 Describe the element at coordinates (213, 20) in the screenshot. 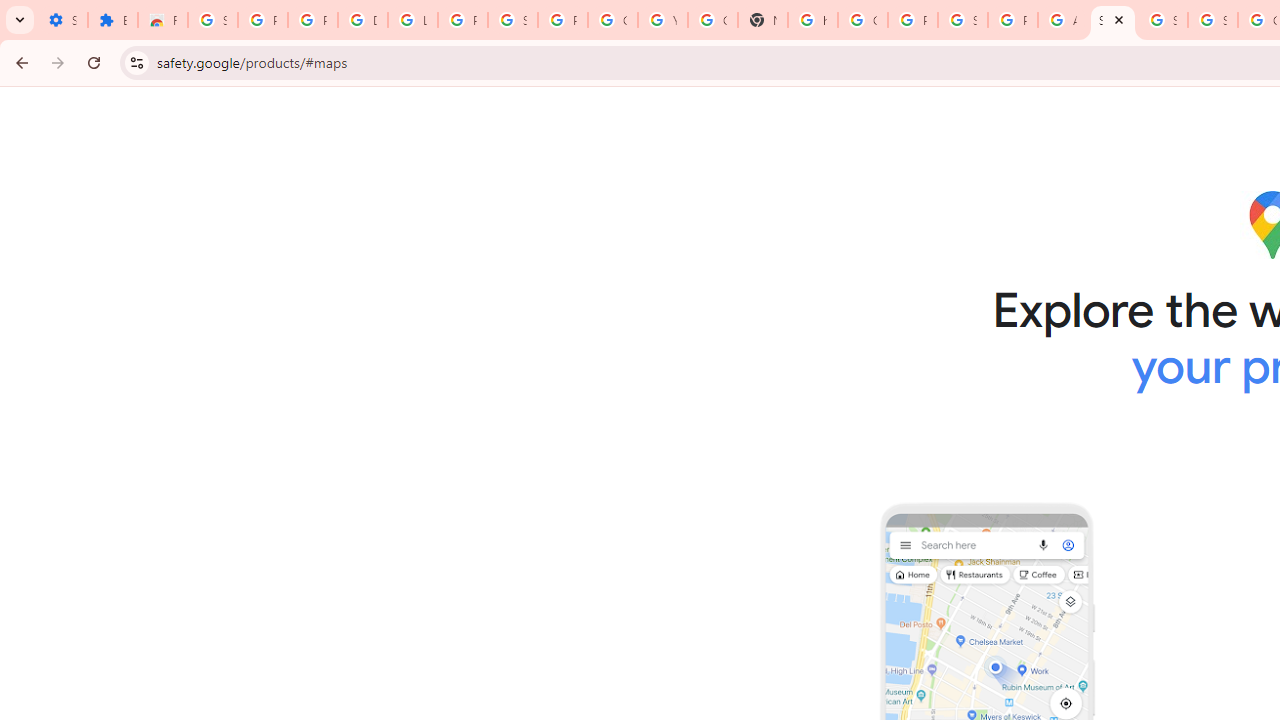

I see `'Sign in - Google Accounts'` at that location.